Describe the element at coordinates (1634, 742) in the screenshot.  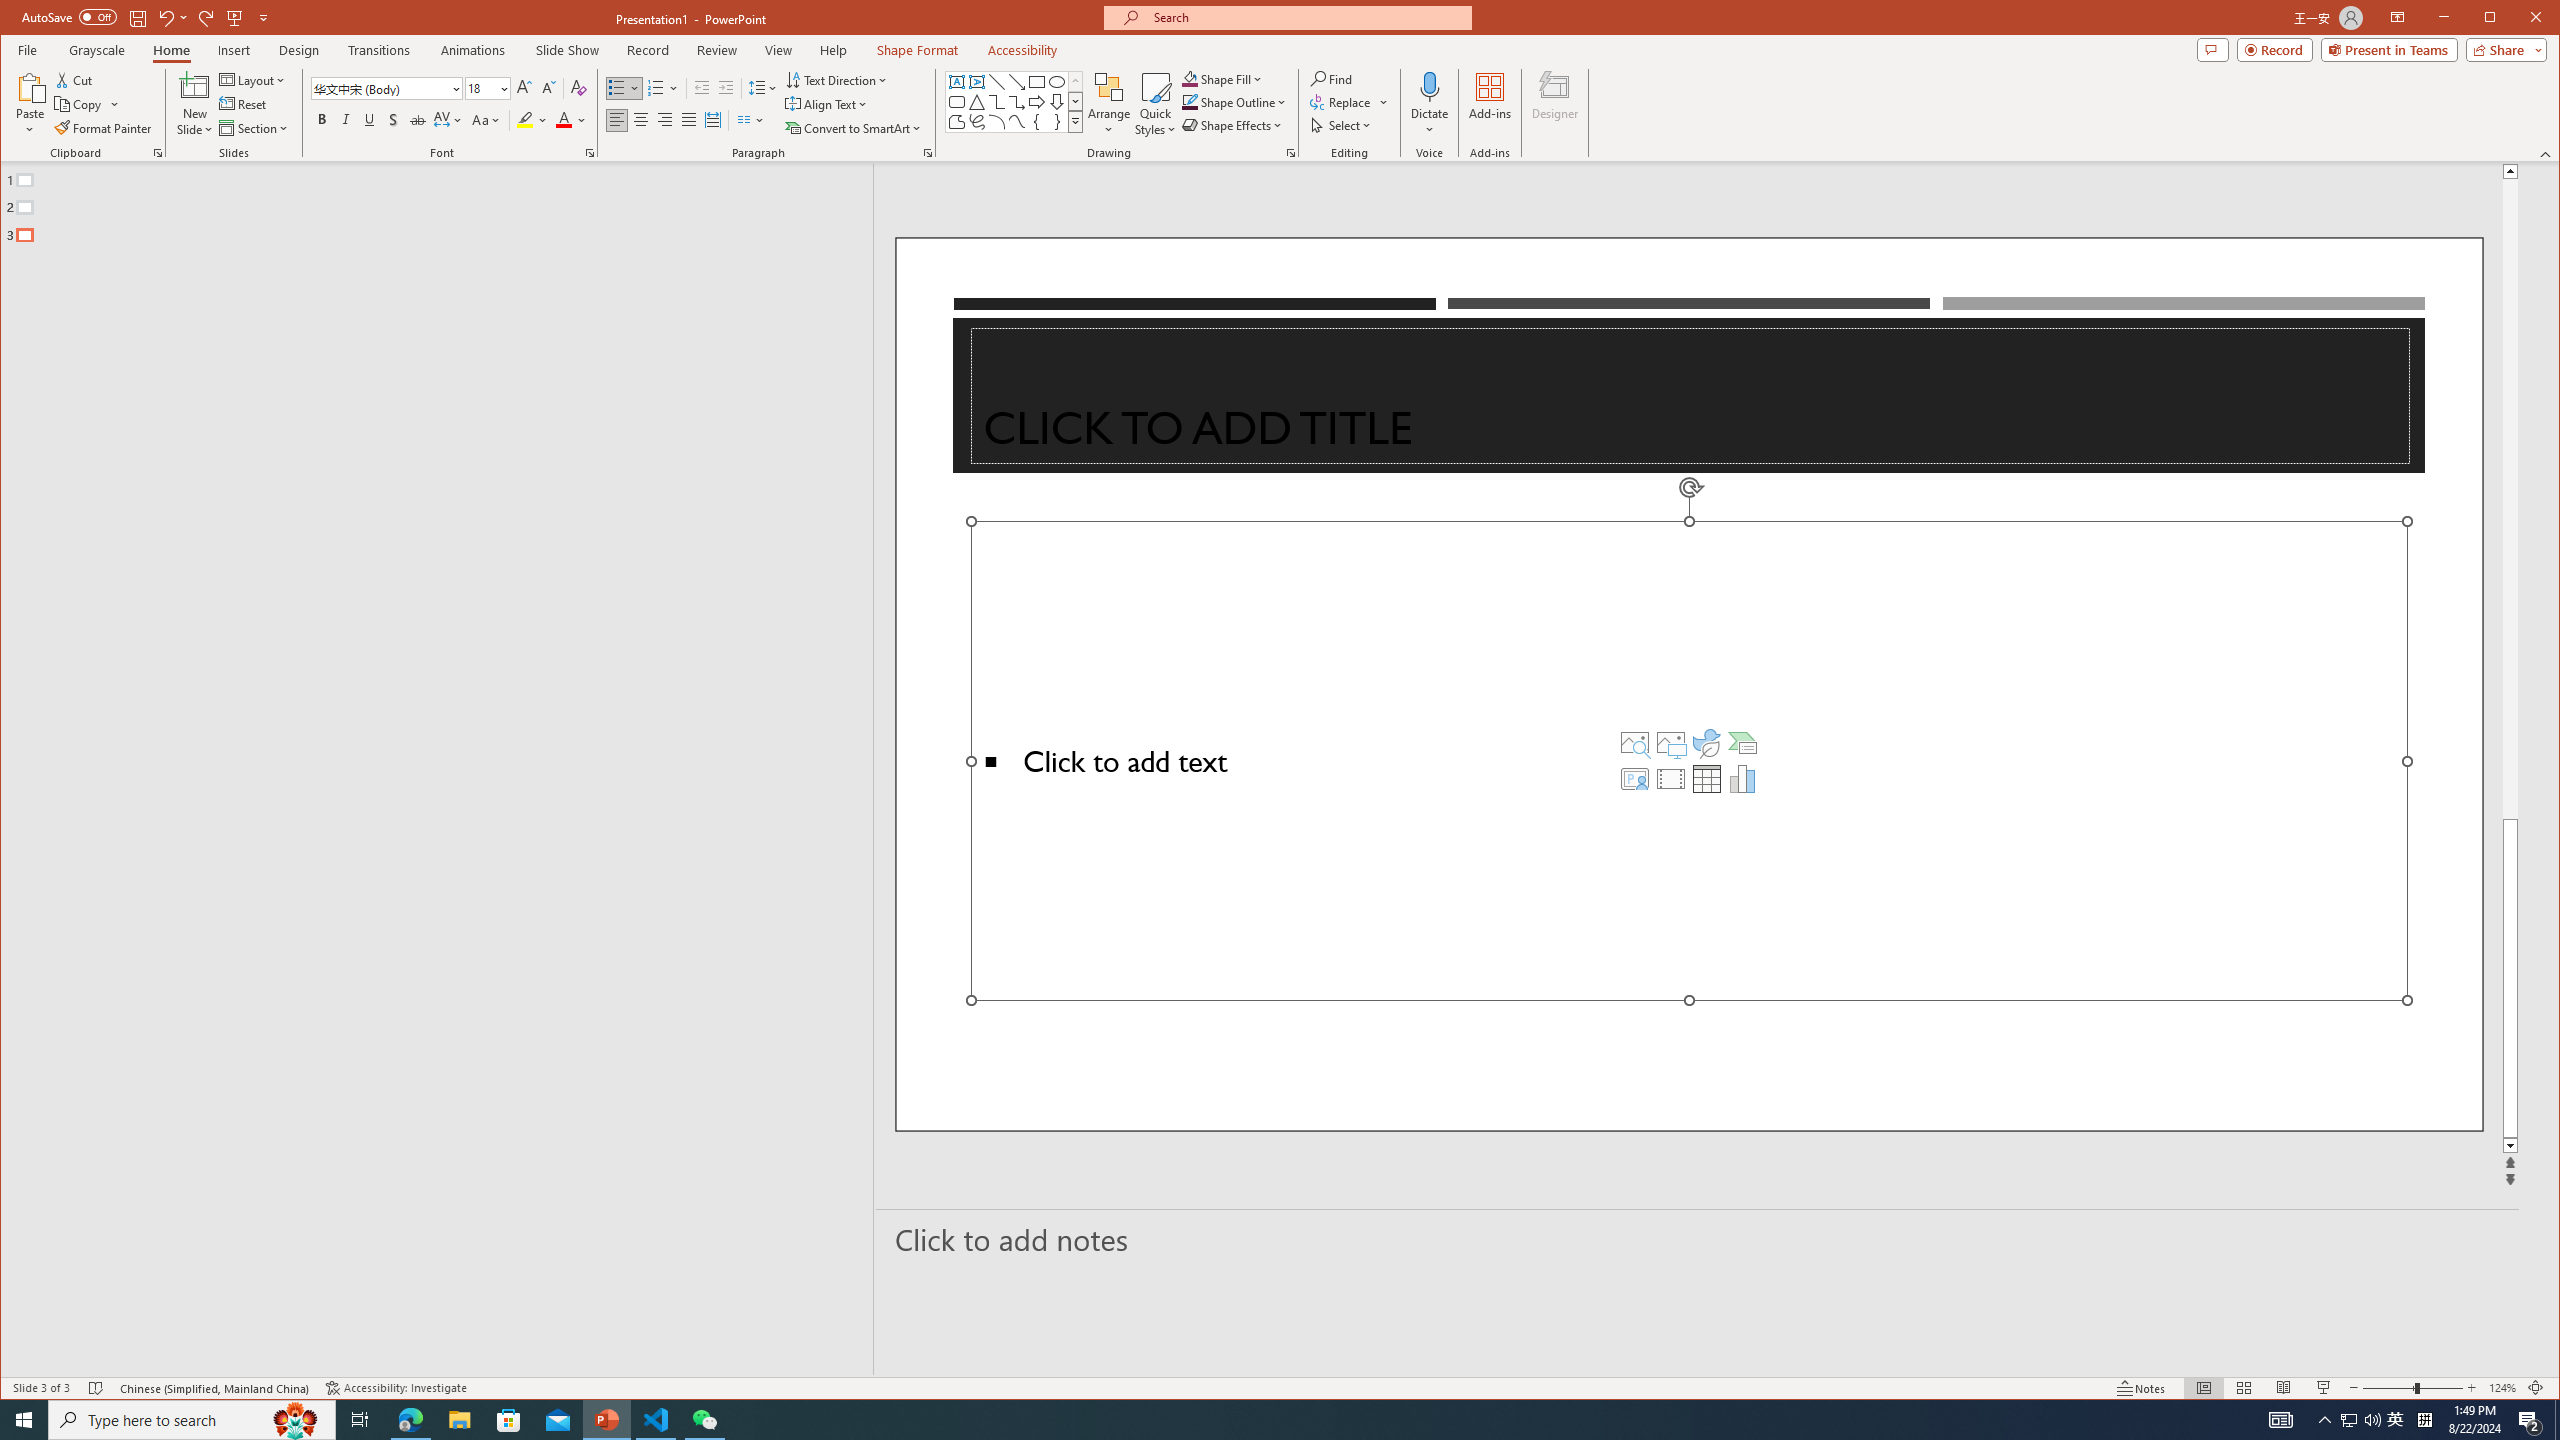
I see `'Stock Images'` at that location.